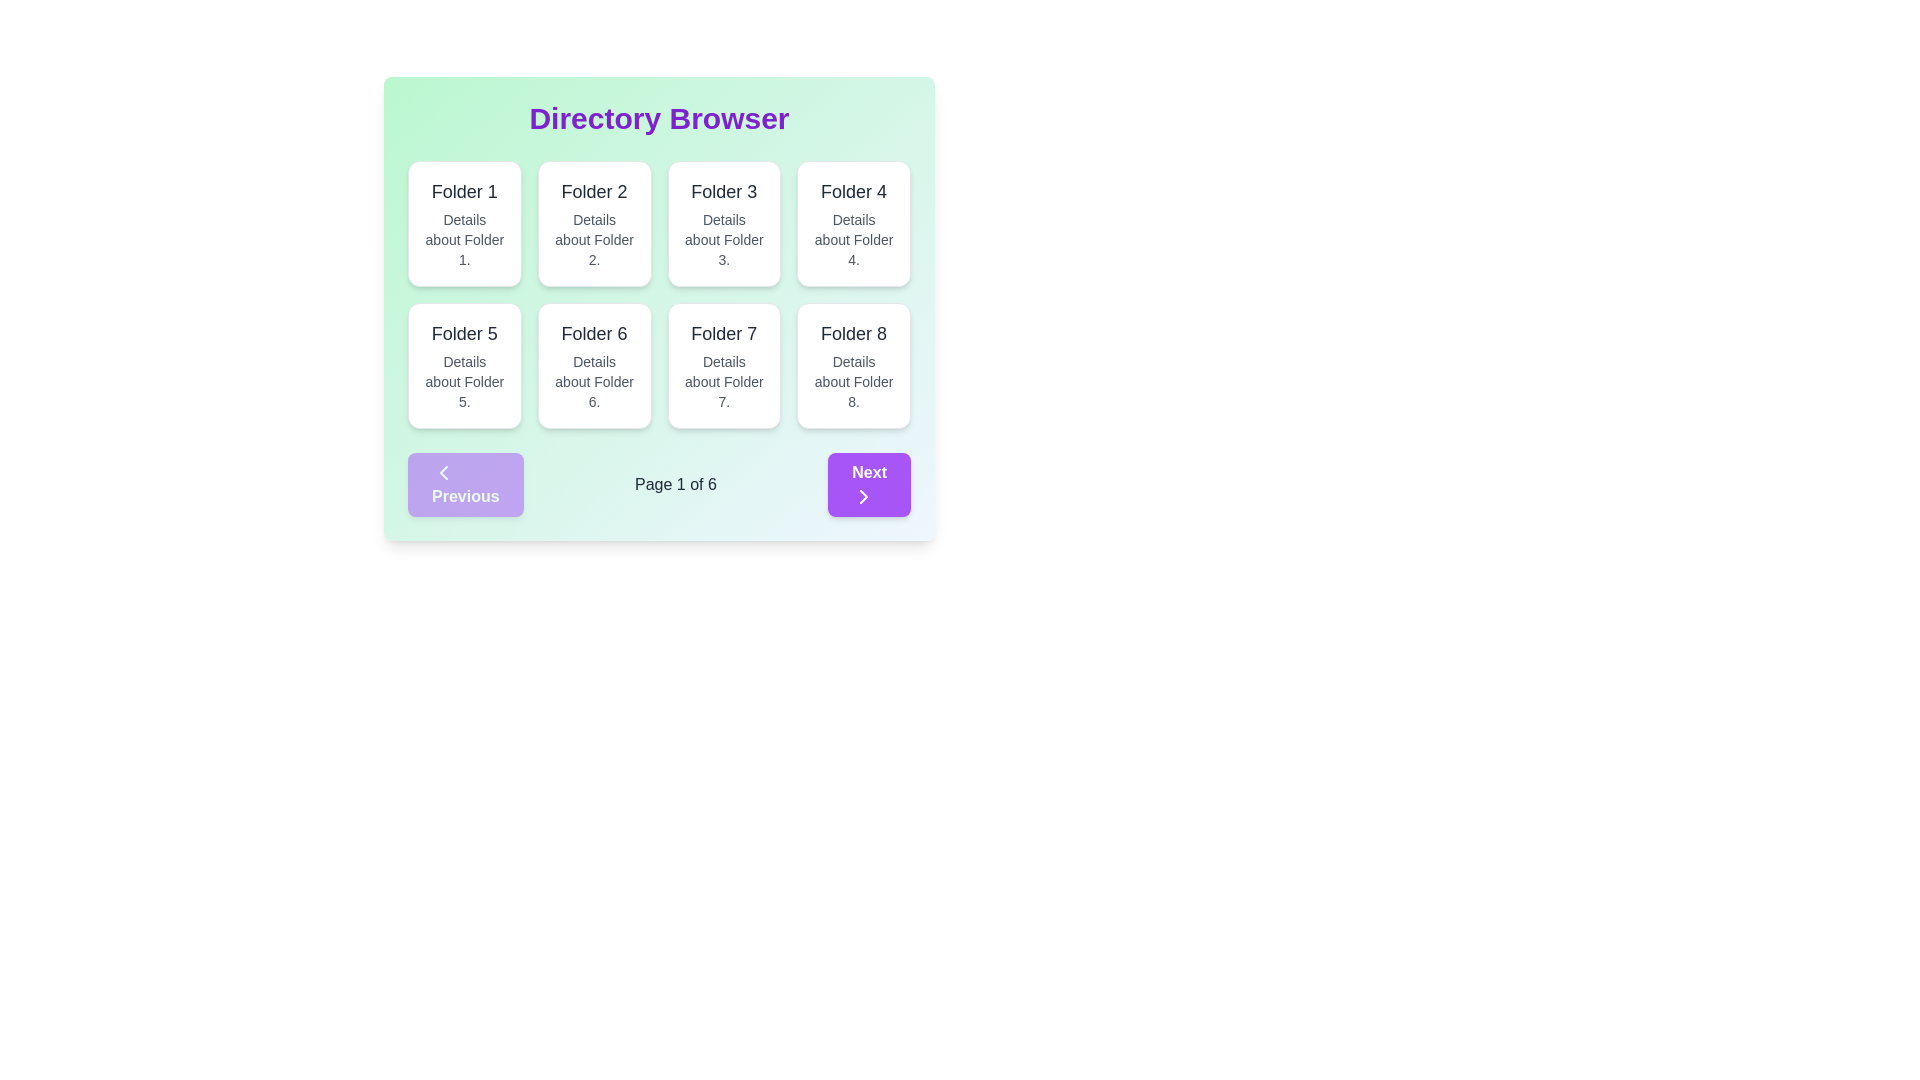 The height and width of the screenshot is (1080, 1920). Describe the element at coordinates (854, 223) in the screenshot. I see `the Informational Card labeled 'Folder 4' located in the top-right corner of the grid, which displays details about Folder 4` at that location.